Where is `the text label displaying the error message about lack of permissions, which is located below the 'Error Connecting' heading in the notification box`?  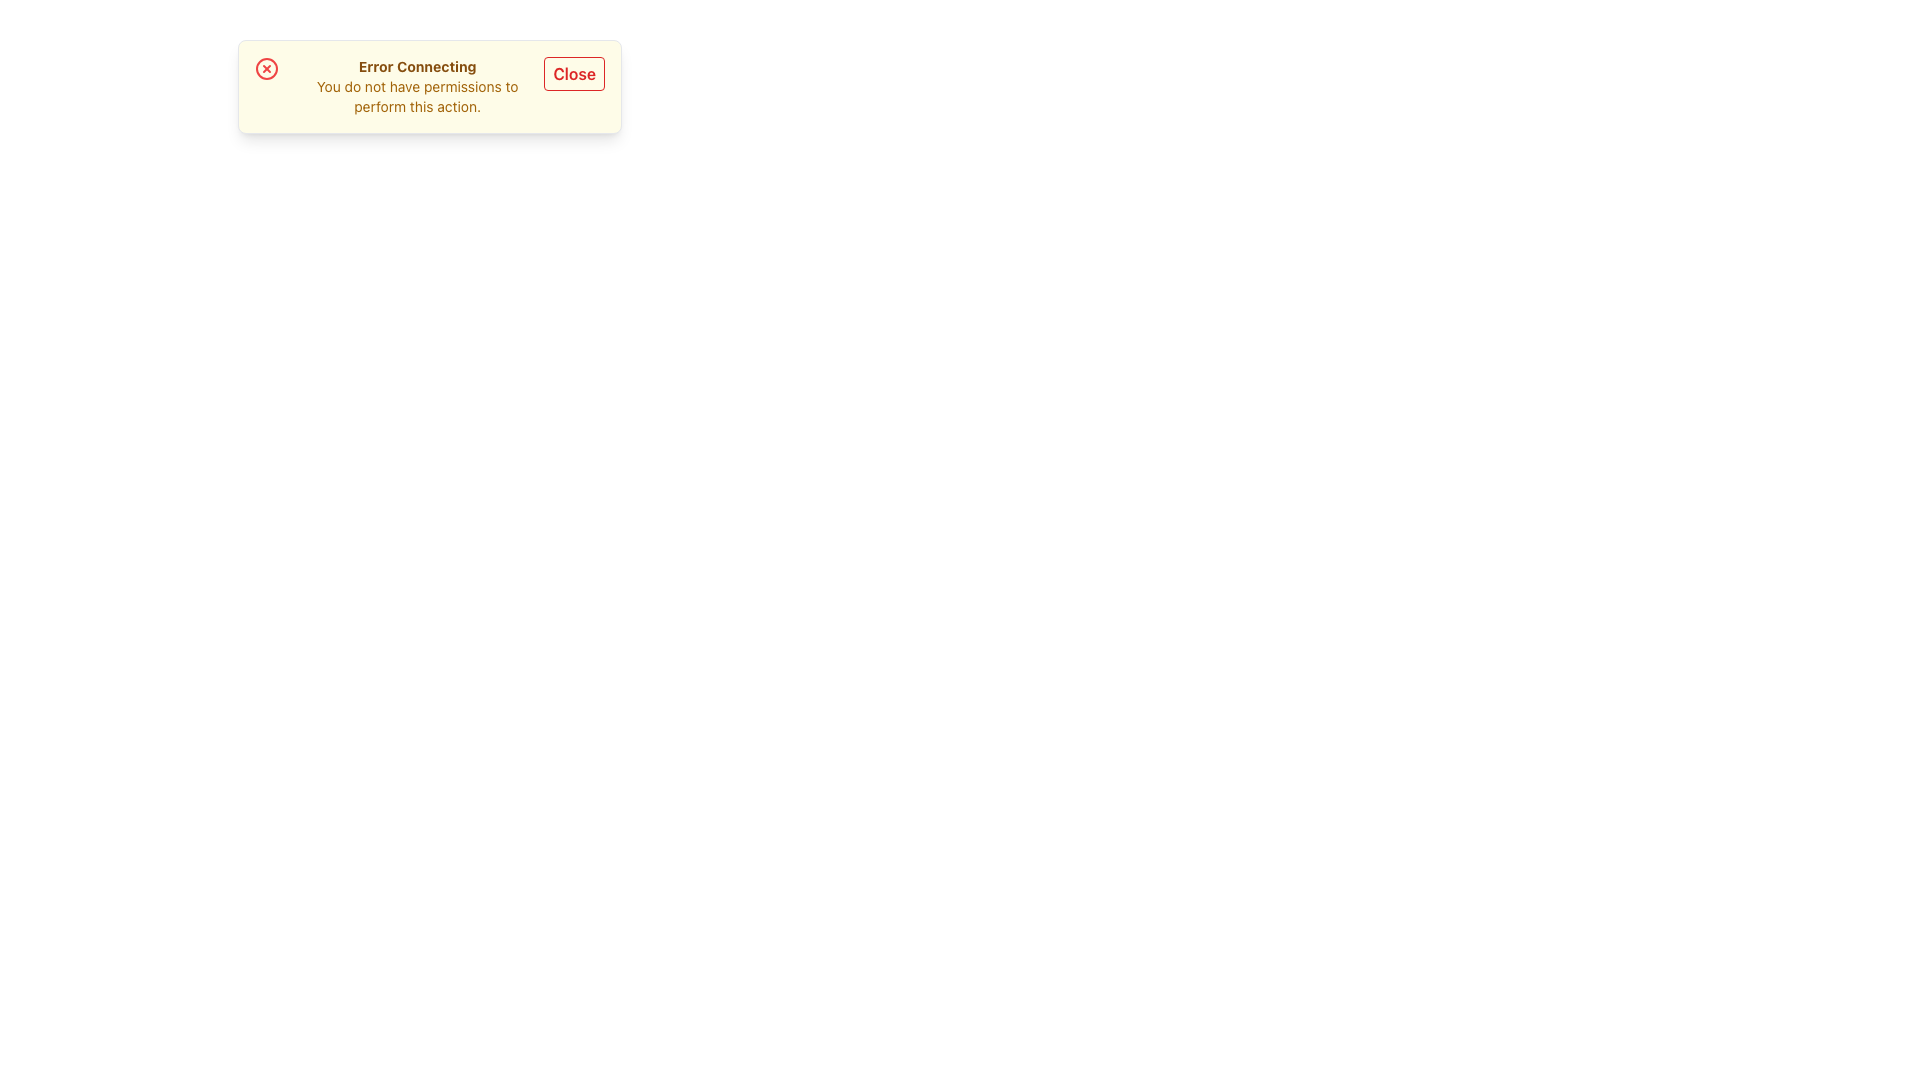 the text label displaying the error message about lack of permissions, which is located below the 'Error Connecting' heading in the notification box is located at coordinates (416, 96).